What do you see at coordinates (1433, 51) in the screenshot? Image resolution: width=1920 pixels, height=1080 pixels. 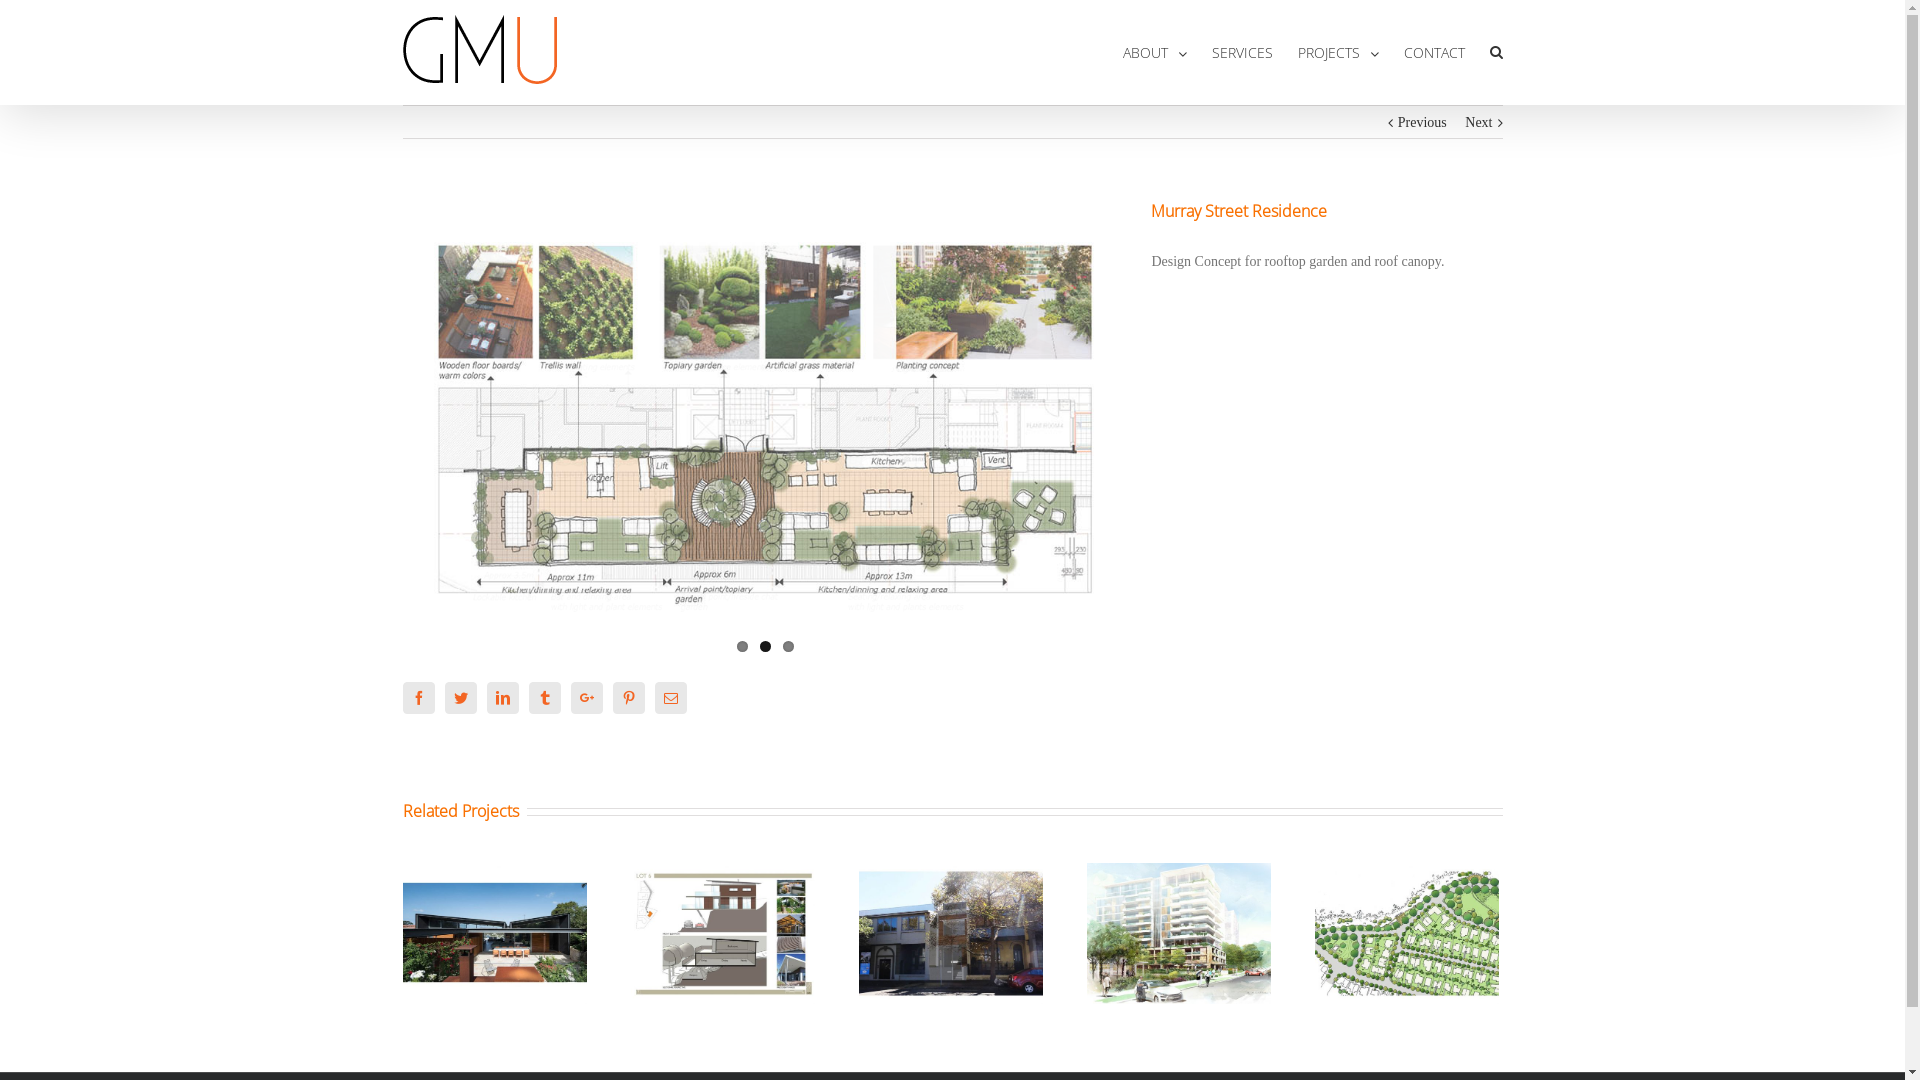 I see `'CONTACT'` at bounding box center [1433, 51].